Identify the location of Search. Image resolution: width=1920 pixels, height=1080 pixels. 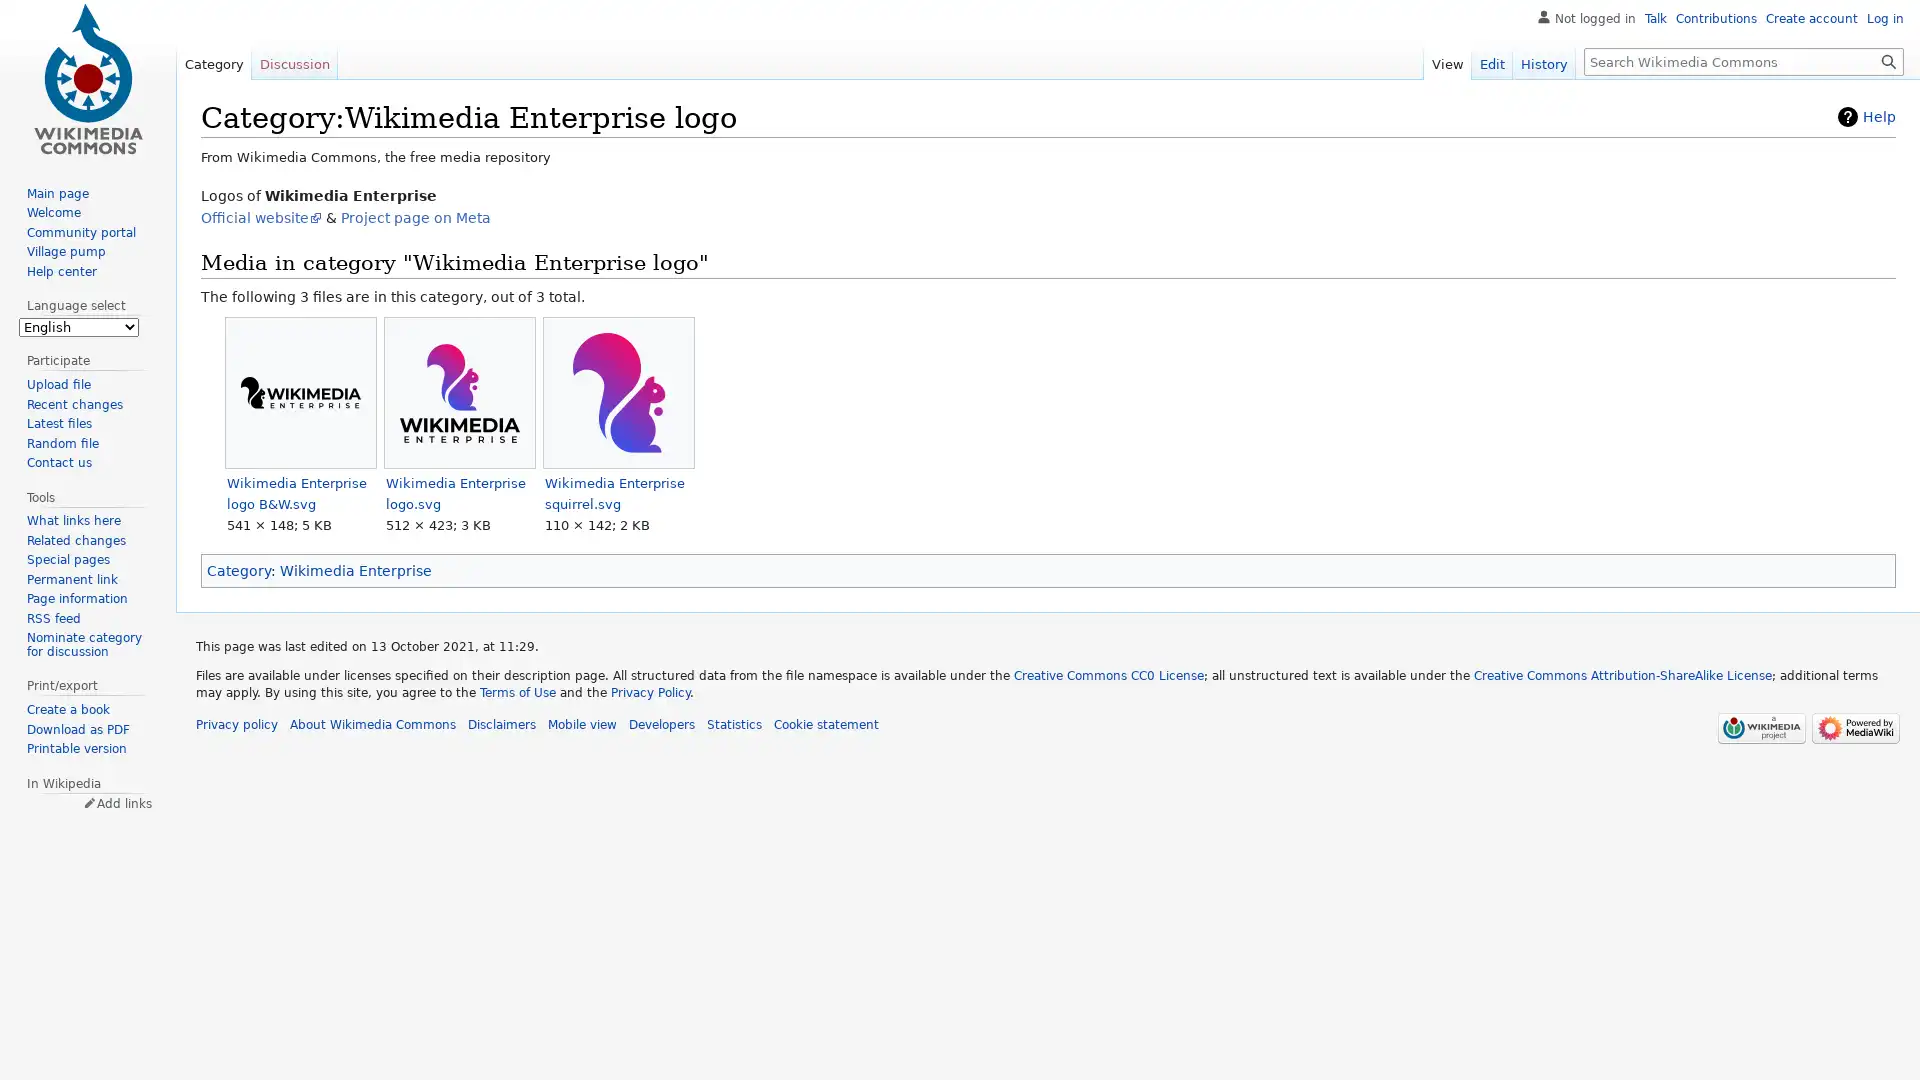
(1888, 60).